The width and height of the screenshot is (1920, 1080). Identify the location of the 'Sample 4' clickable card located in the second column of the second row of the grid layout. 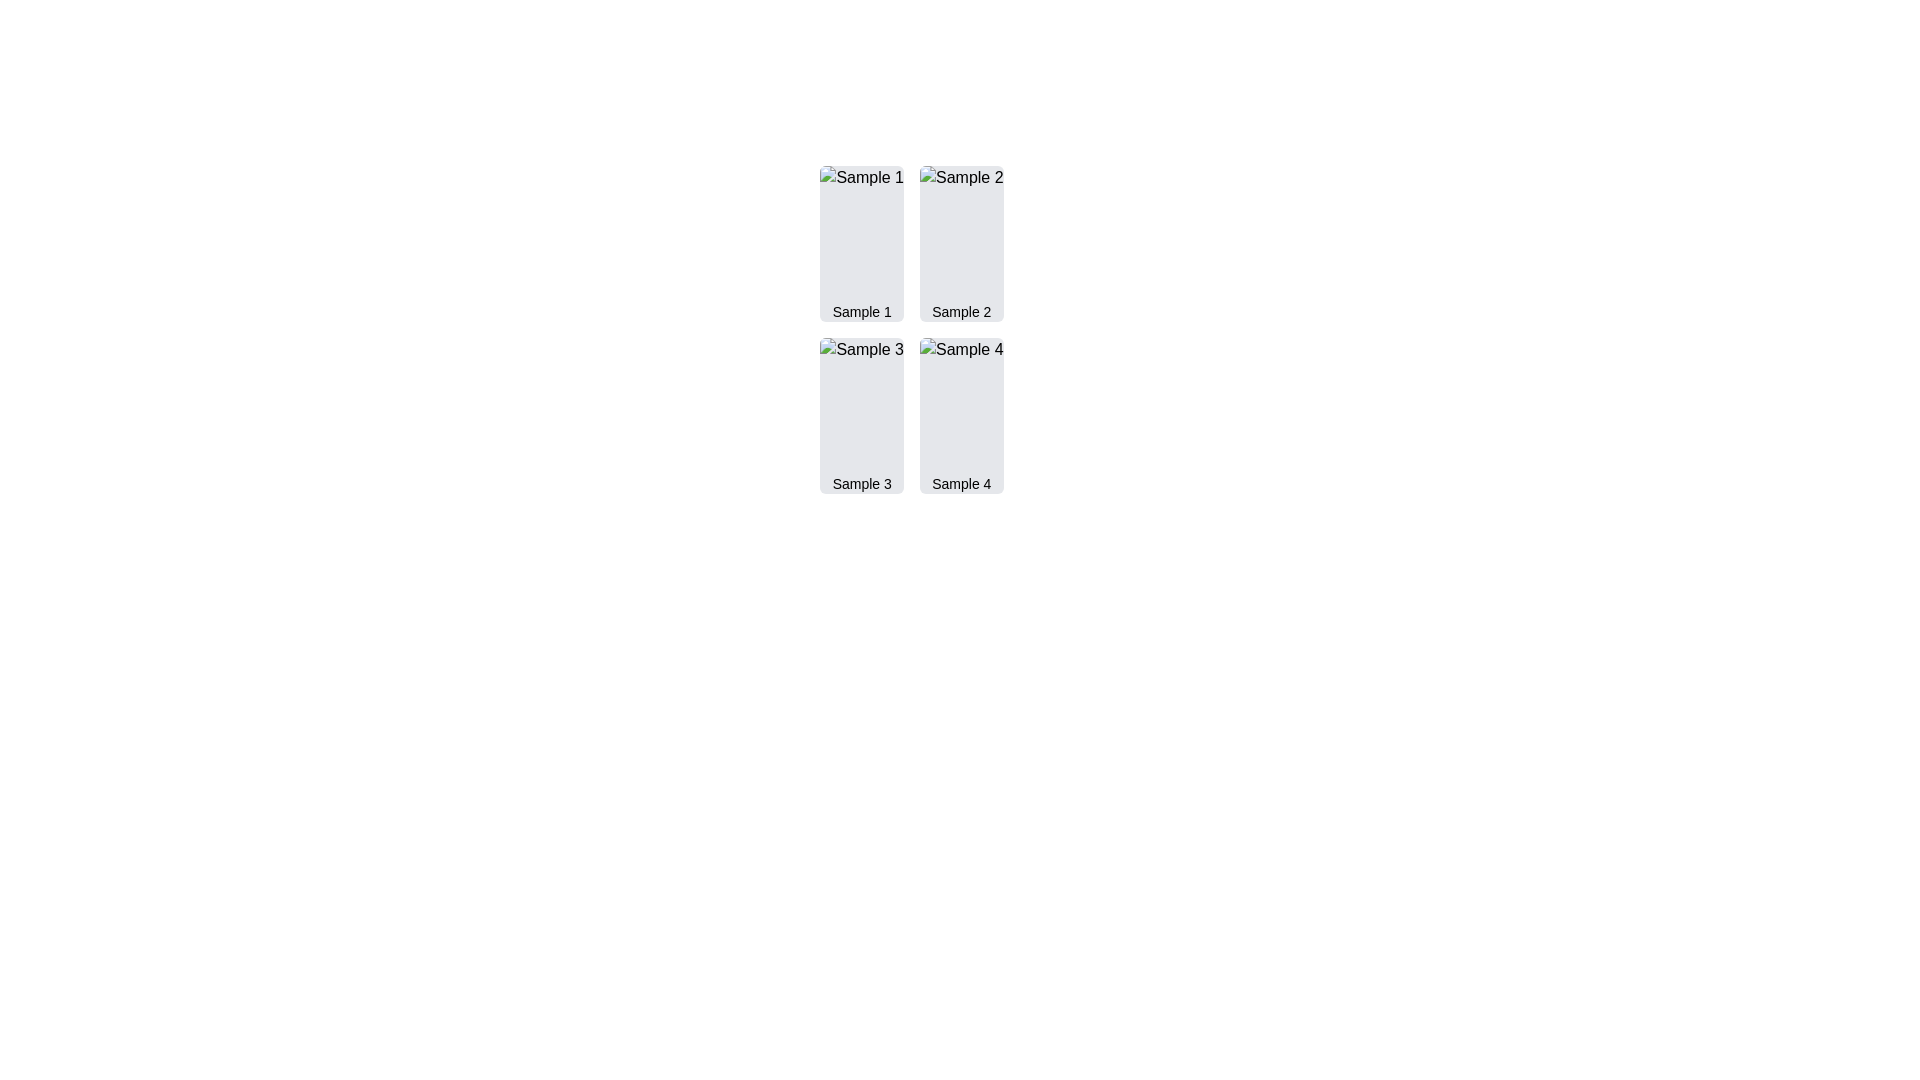
(961, 415).